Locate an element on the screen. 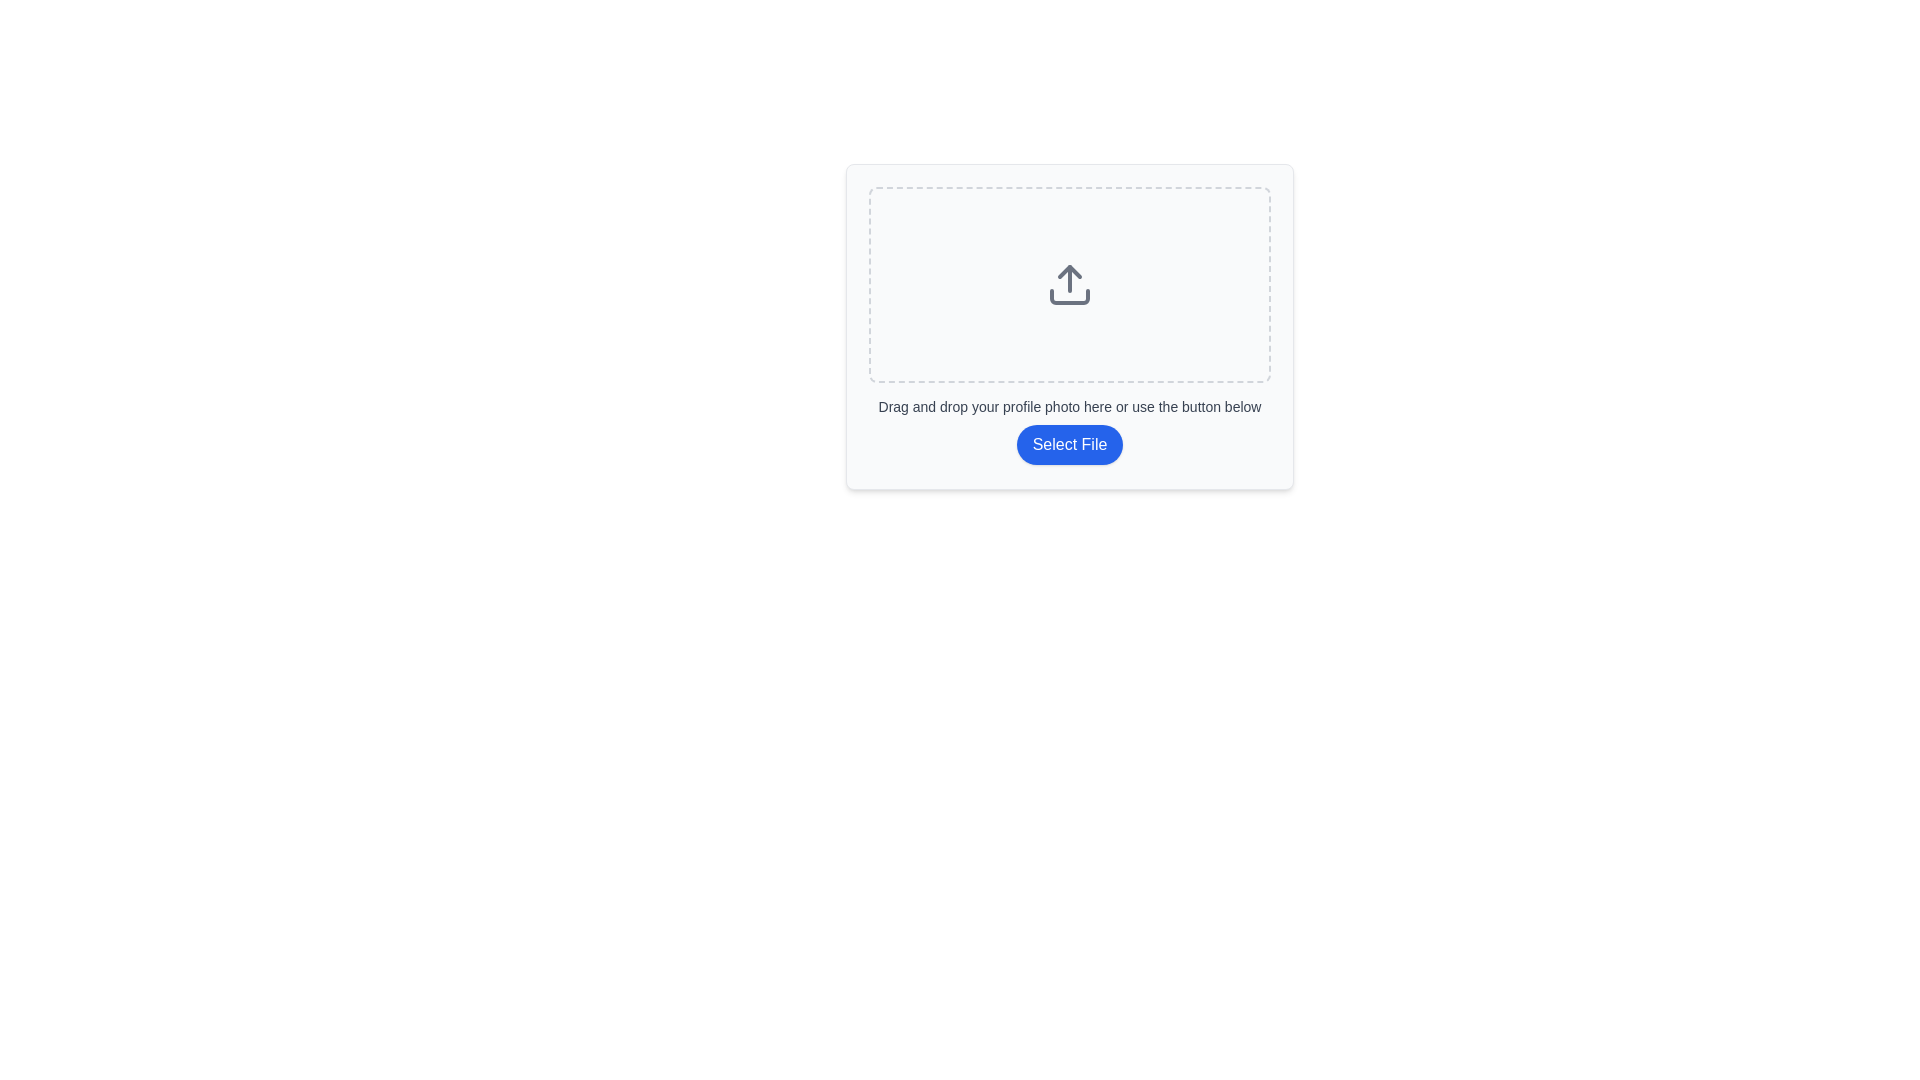 Image resolution: width=1920 pixels, height=1080 pixels. the centered text message that provides instructions about the drag-and-drop functionality for uploading a profile photo, located beneath the large upload icon and above the 'Select File' button is located at coordinates (1069, 406).